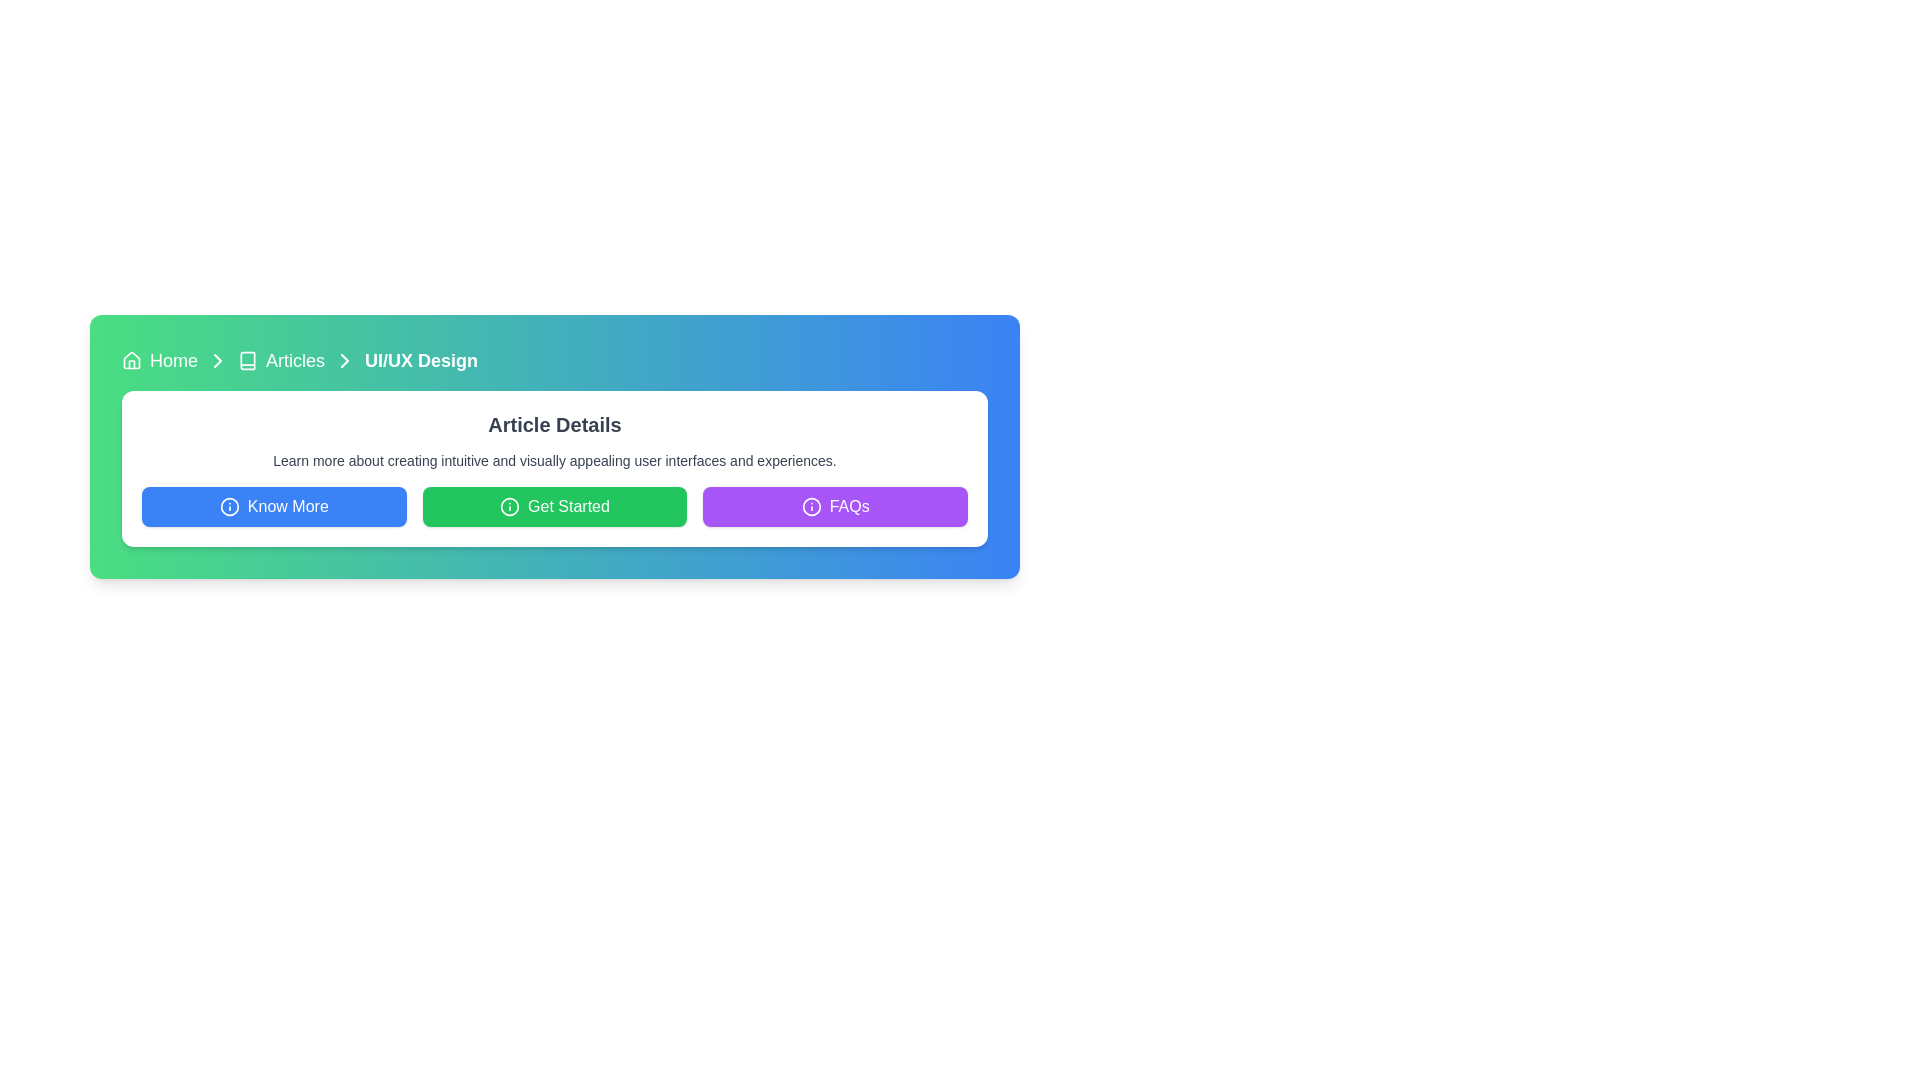 The image size is (1920, 1080). I want to click on the 'Home' breadcrumb navigation step to underline the text, so click(158, 361).